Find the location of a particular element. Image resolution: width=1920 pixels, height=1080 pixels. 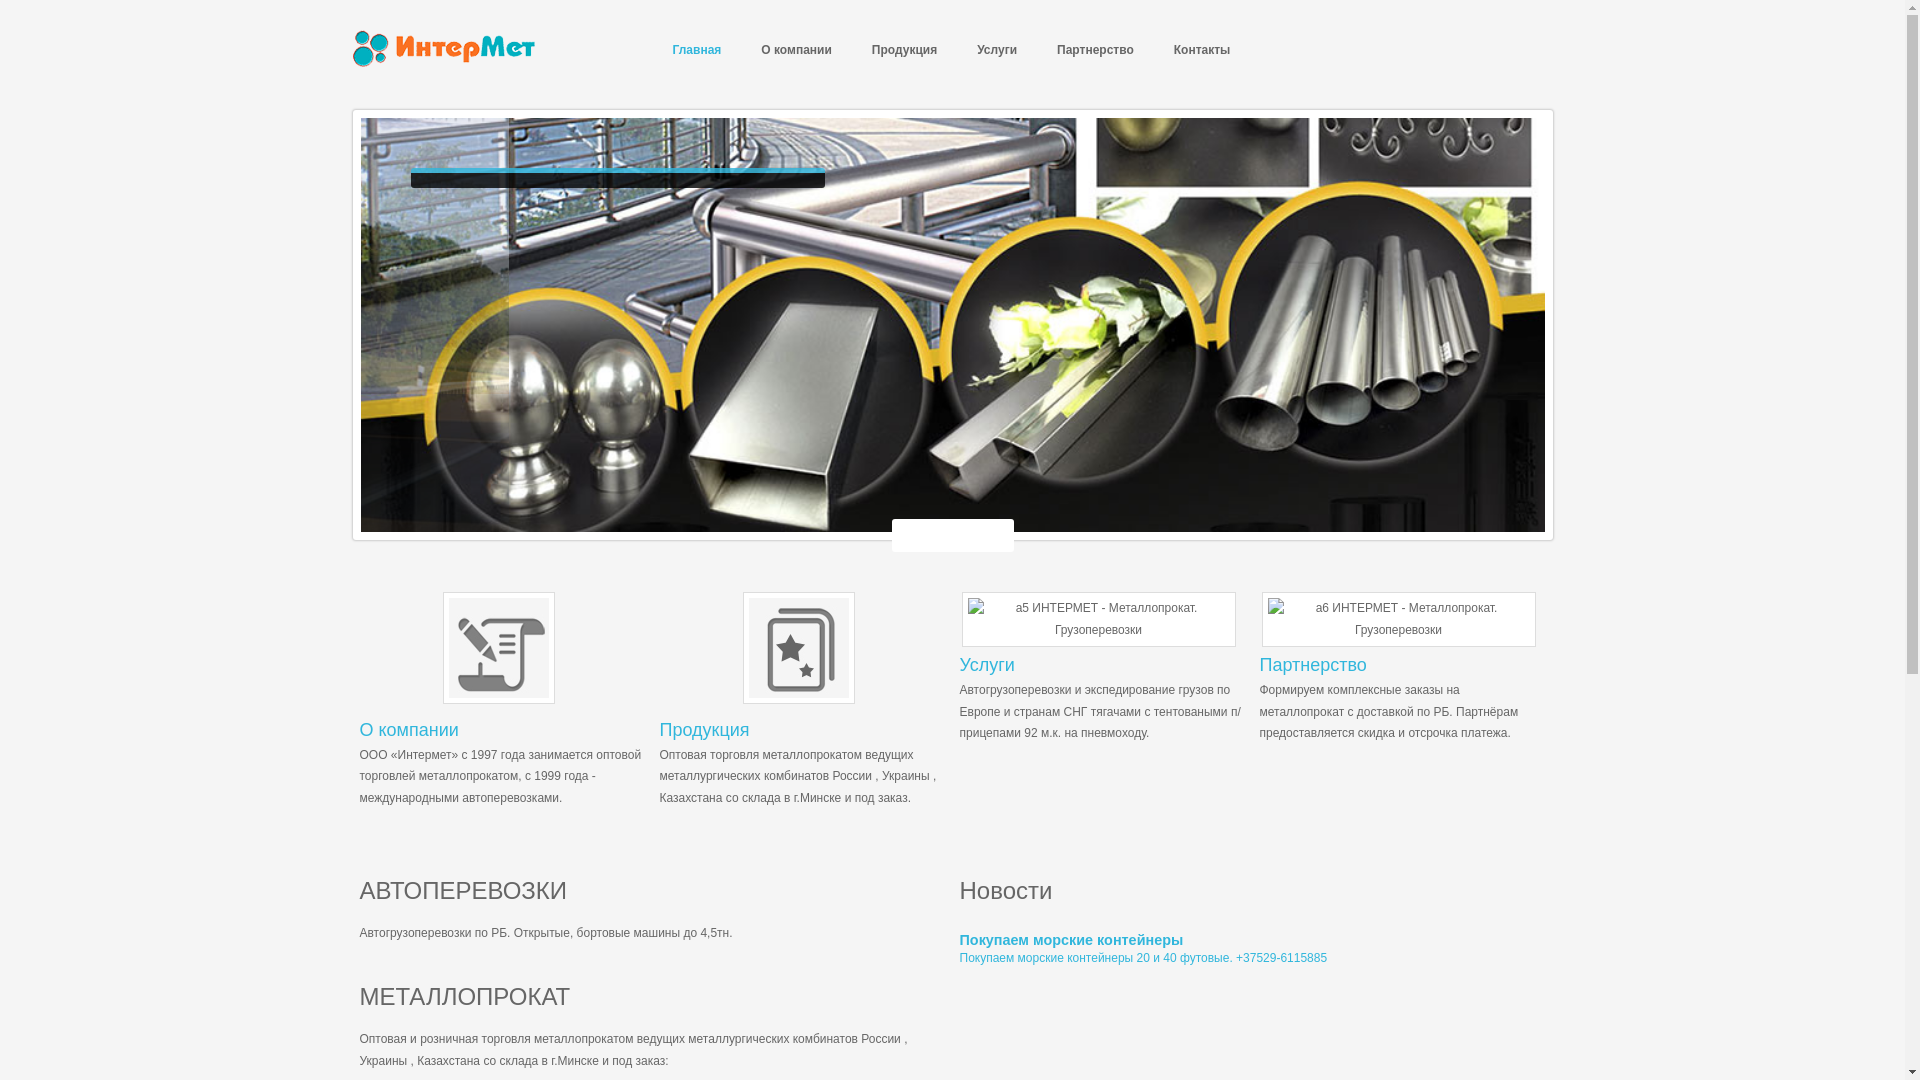

'a1 image' is located at coordinates (741, 648).